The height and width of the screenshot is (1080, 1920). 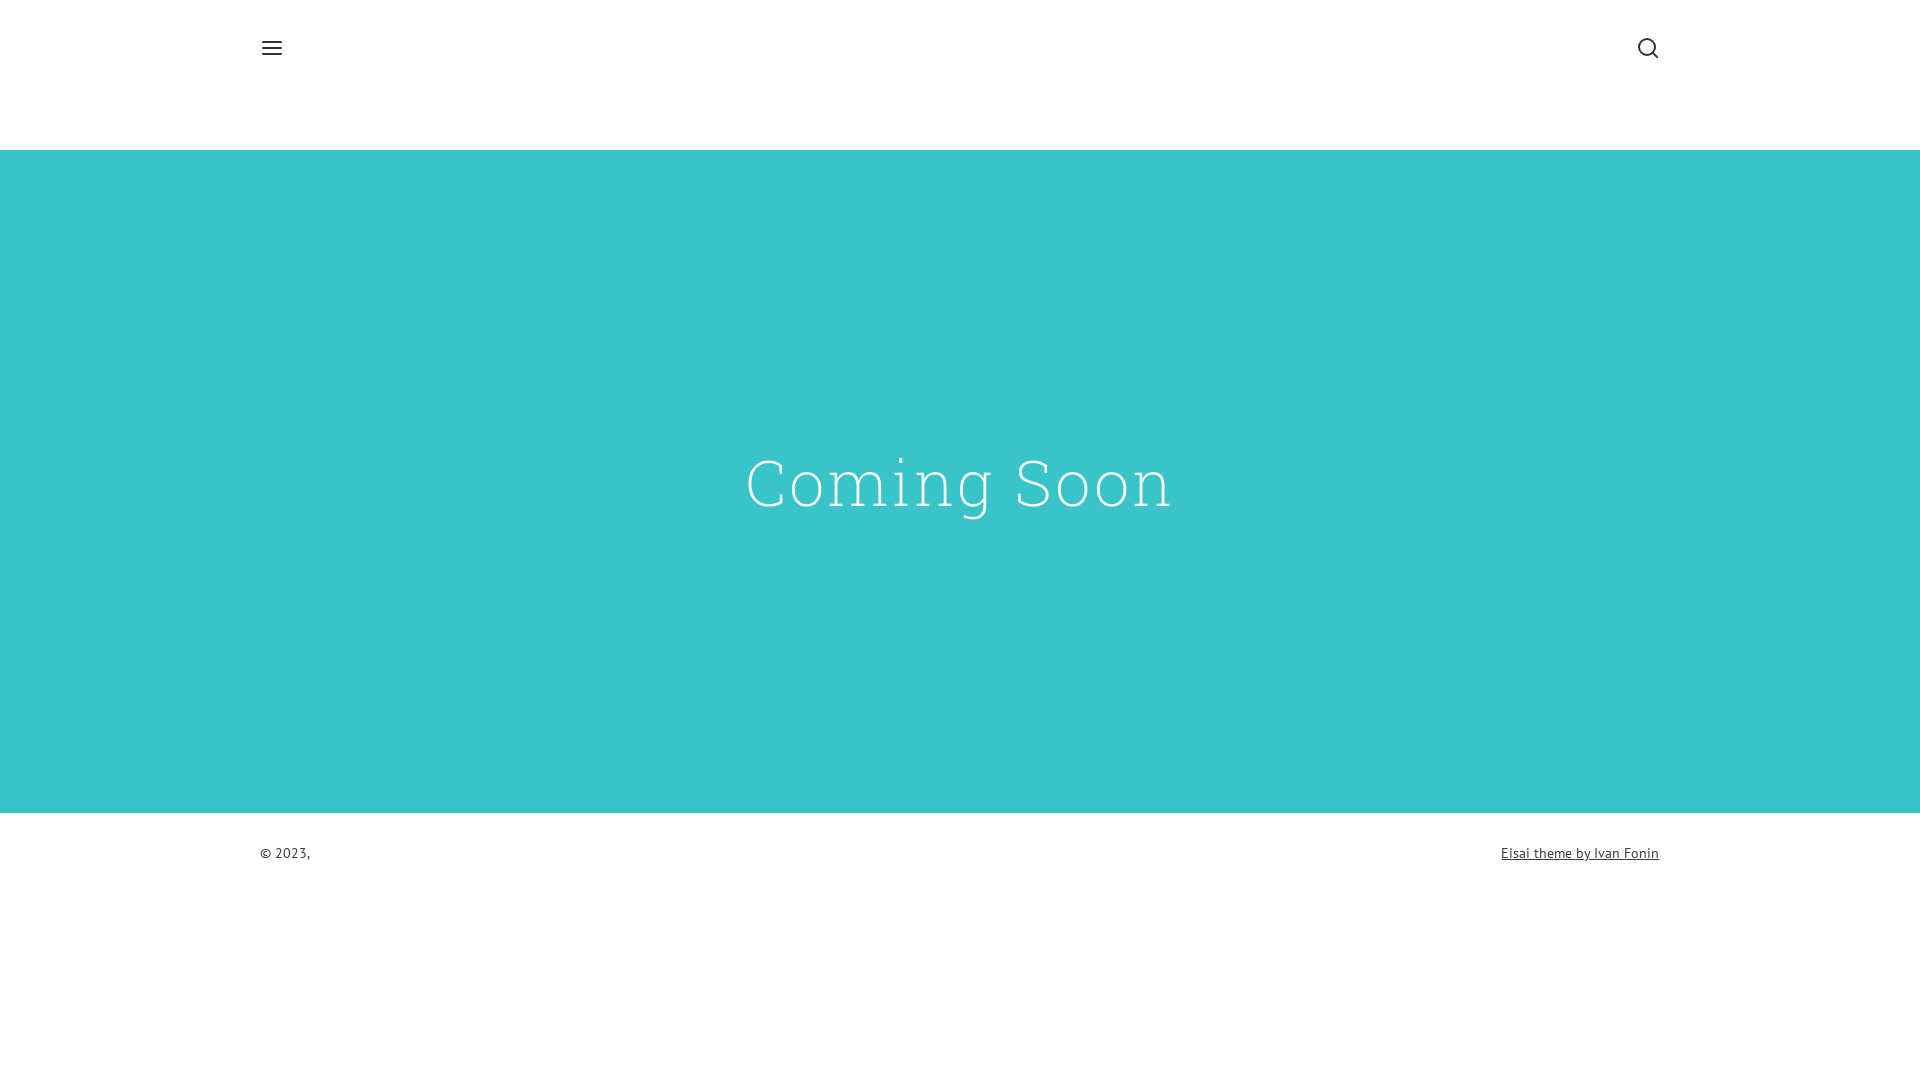 What do you see at coordinates (1578, 853) in the screenshot?
I see `'Eisai theme by Ivan Fonin'` at bounding box center [1578, 853].